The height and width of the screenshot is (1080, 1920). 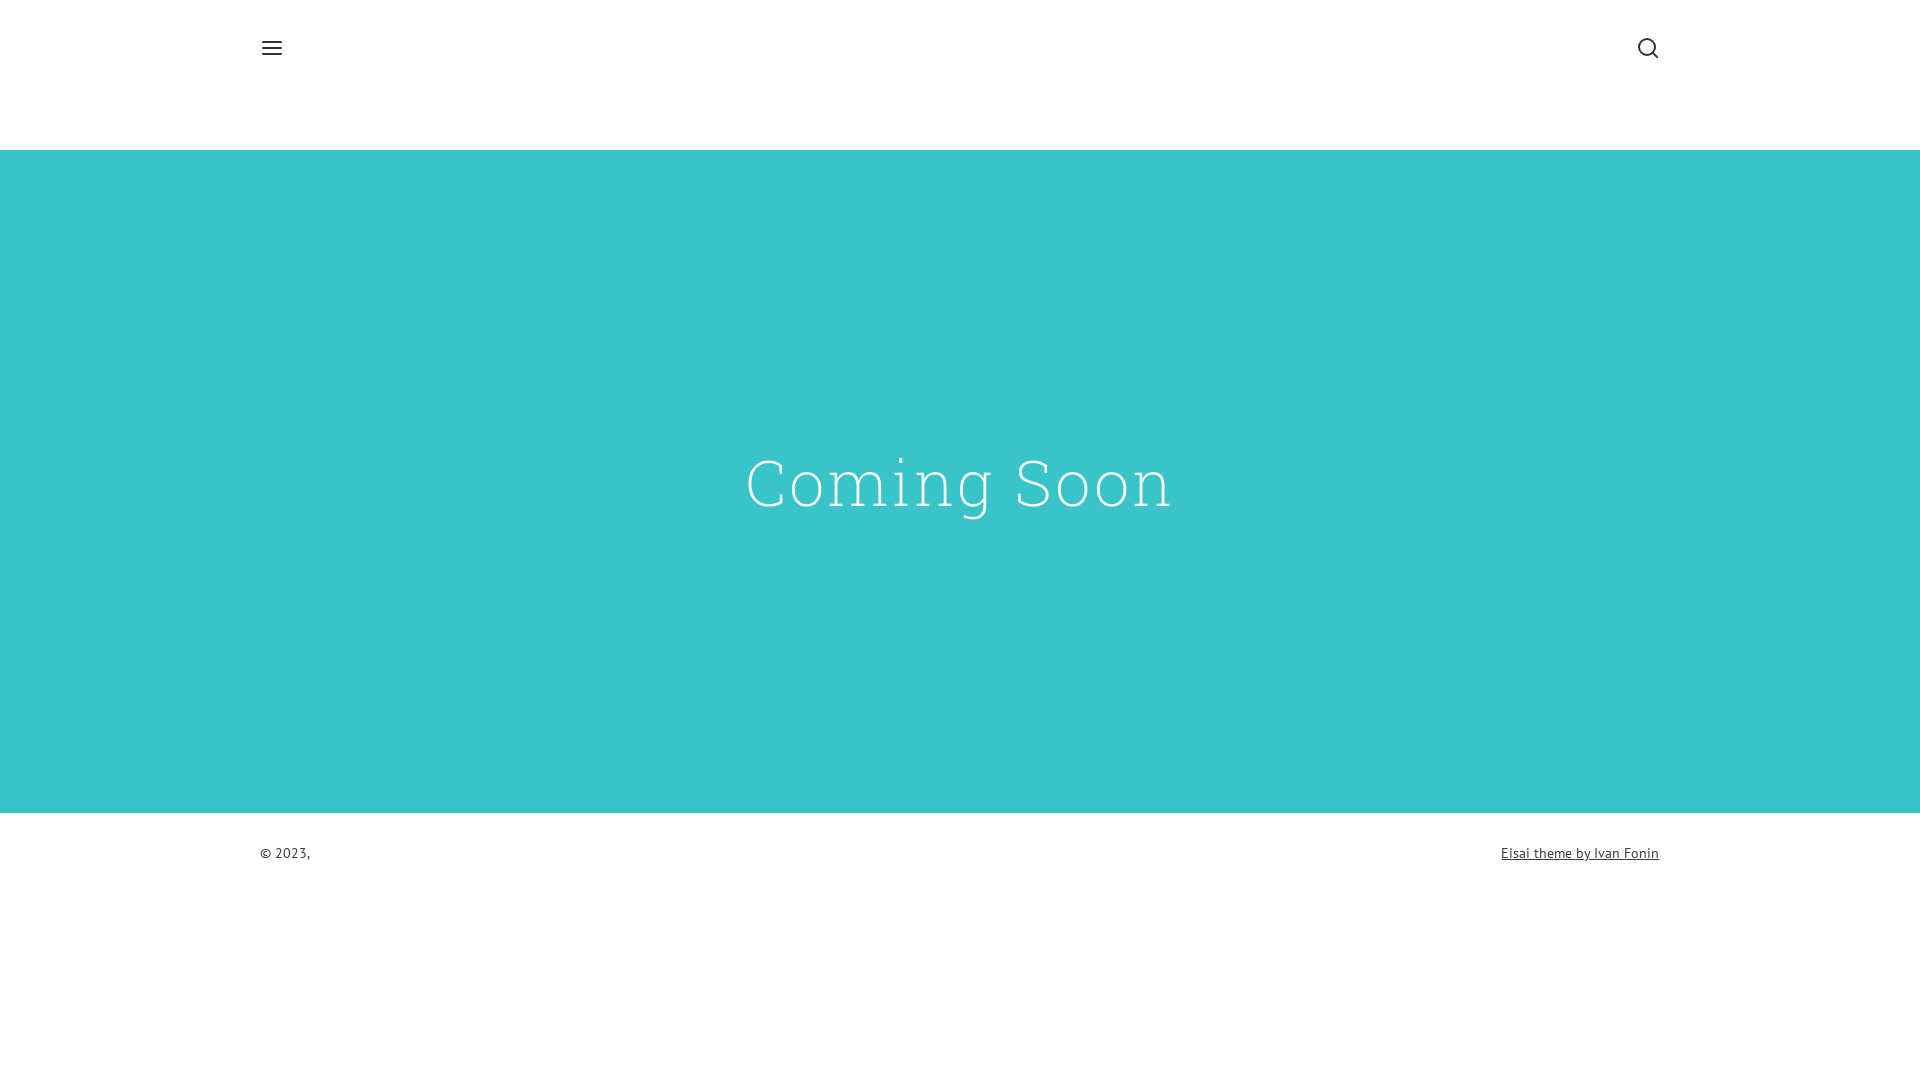 What do you see at coordinates (1578, 853) in the screenshot?
I see `'Eisai theme by Ivan Fonin'` at bounding box center [1578, 853].